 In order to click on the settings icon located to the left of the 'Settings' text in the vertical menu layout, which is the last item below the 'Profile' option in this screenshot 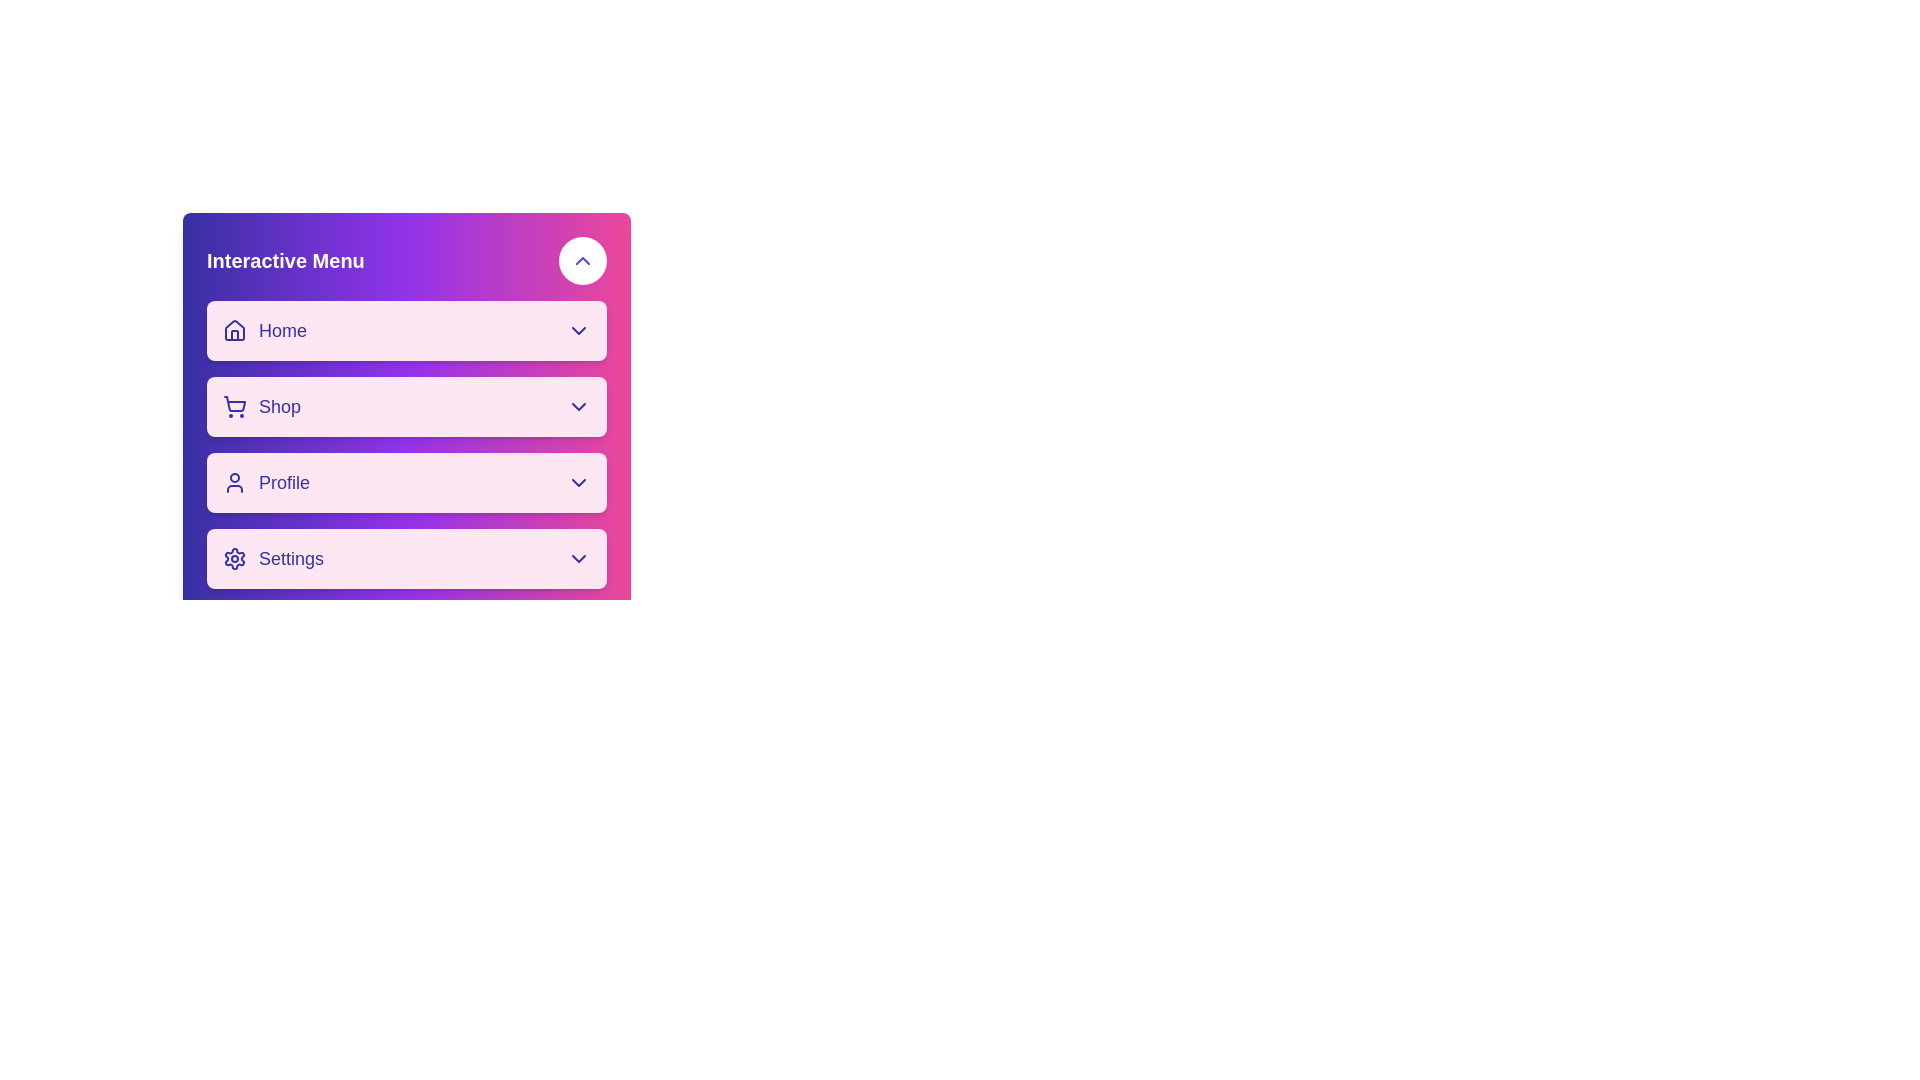, I will do `click(235, 559)`.